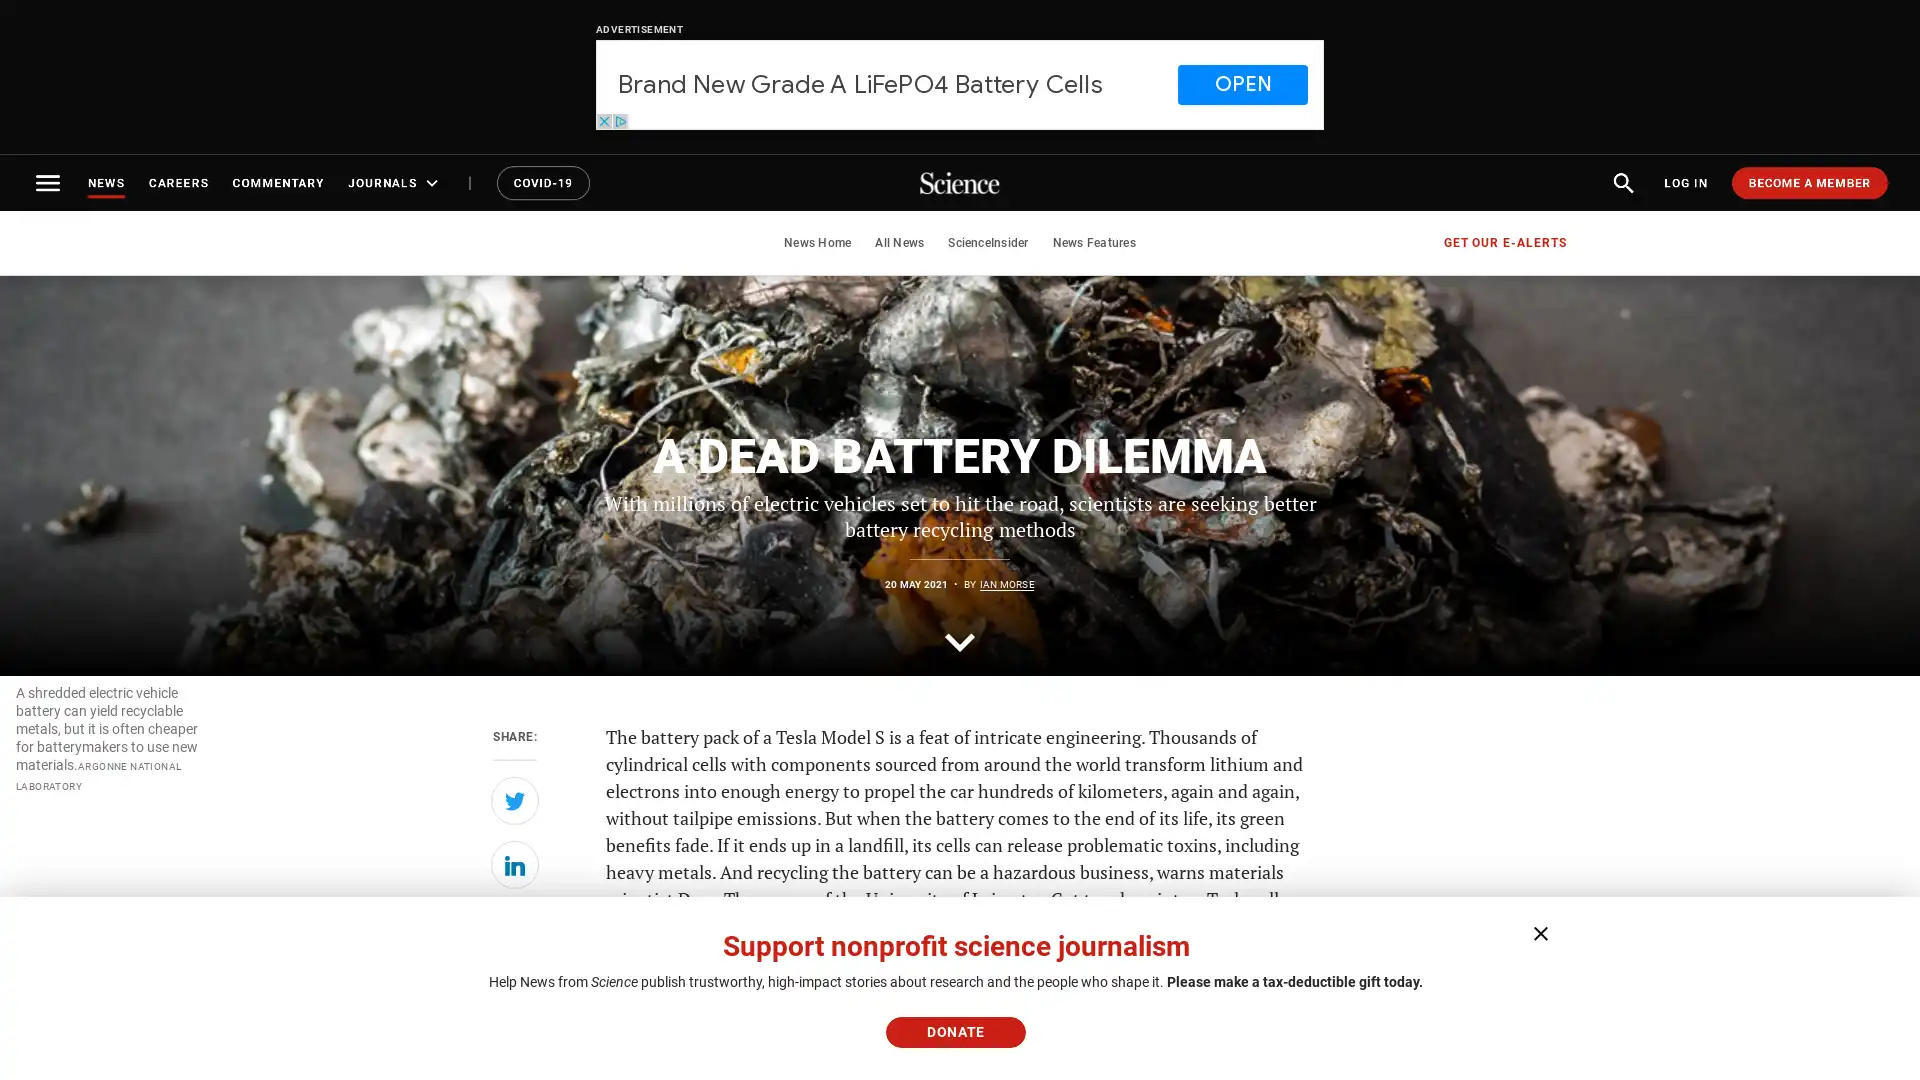  What do you see at coordinates (395, 182) in the screenshot?
I see `JOURNALS` at bounding box center [395, 182].